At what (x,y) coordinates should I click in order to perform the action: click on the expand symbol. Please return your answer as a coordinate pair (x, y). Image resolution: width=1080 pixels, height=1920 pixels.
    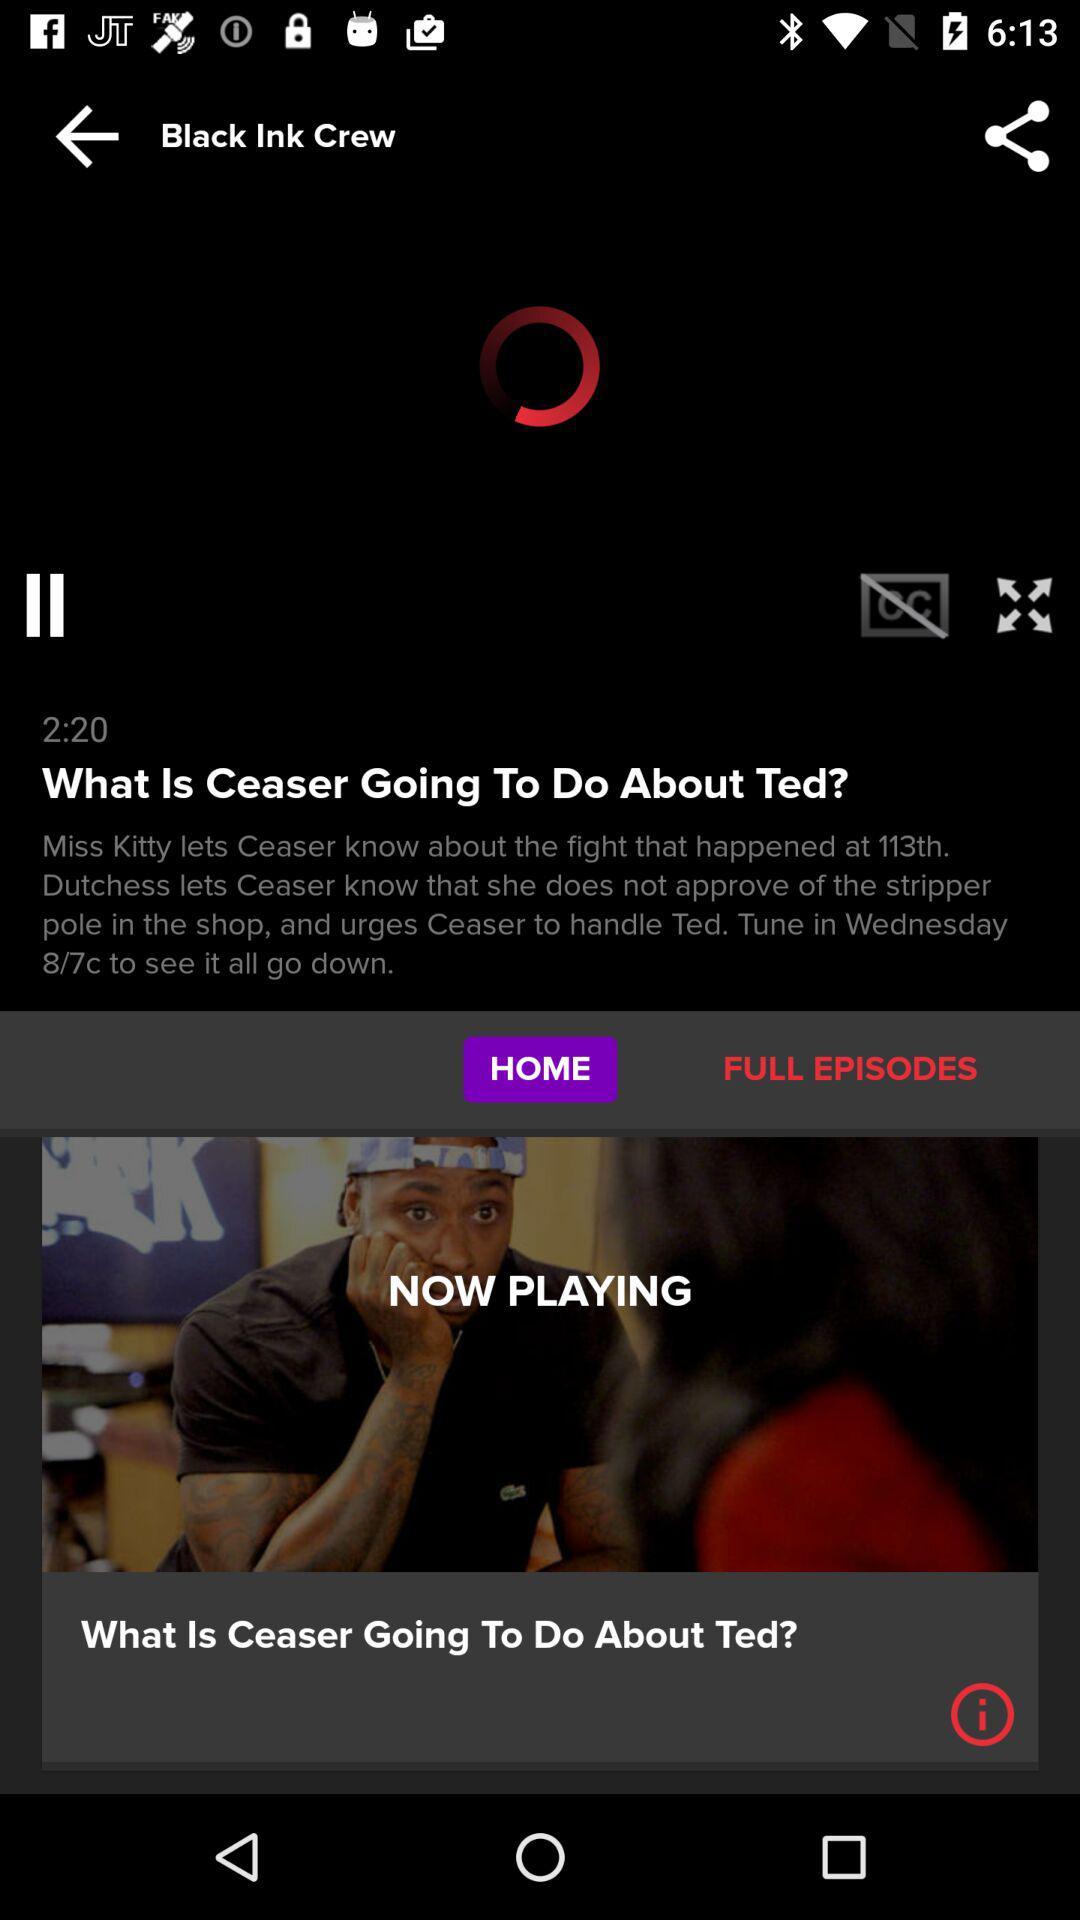
    Looking at the image, I should click on (1024, 603).